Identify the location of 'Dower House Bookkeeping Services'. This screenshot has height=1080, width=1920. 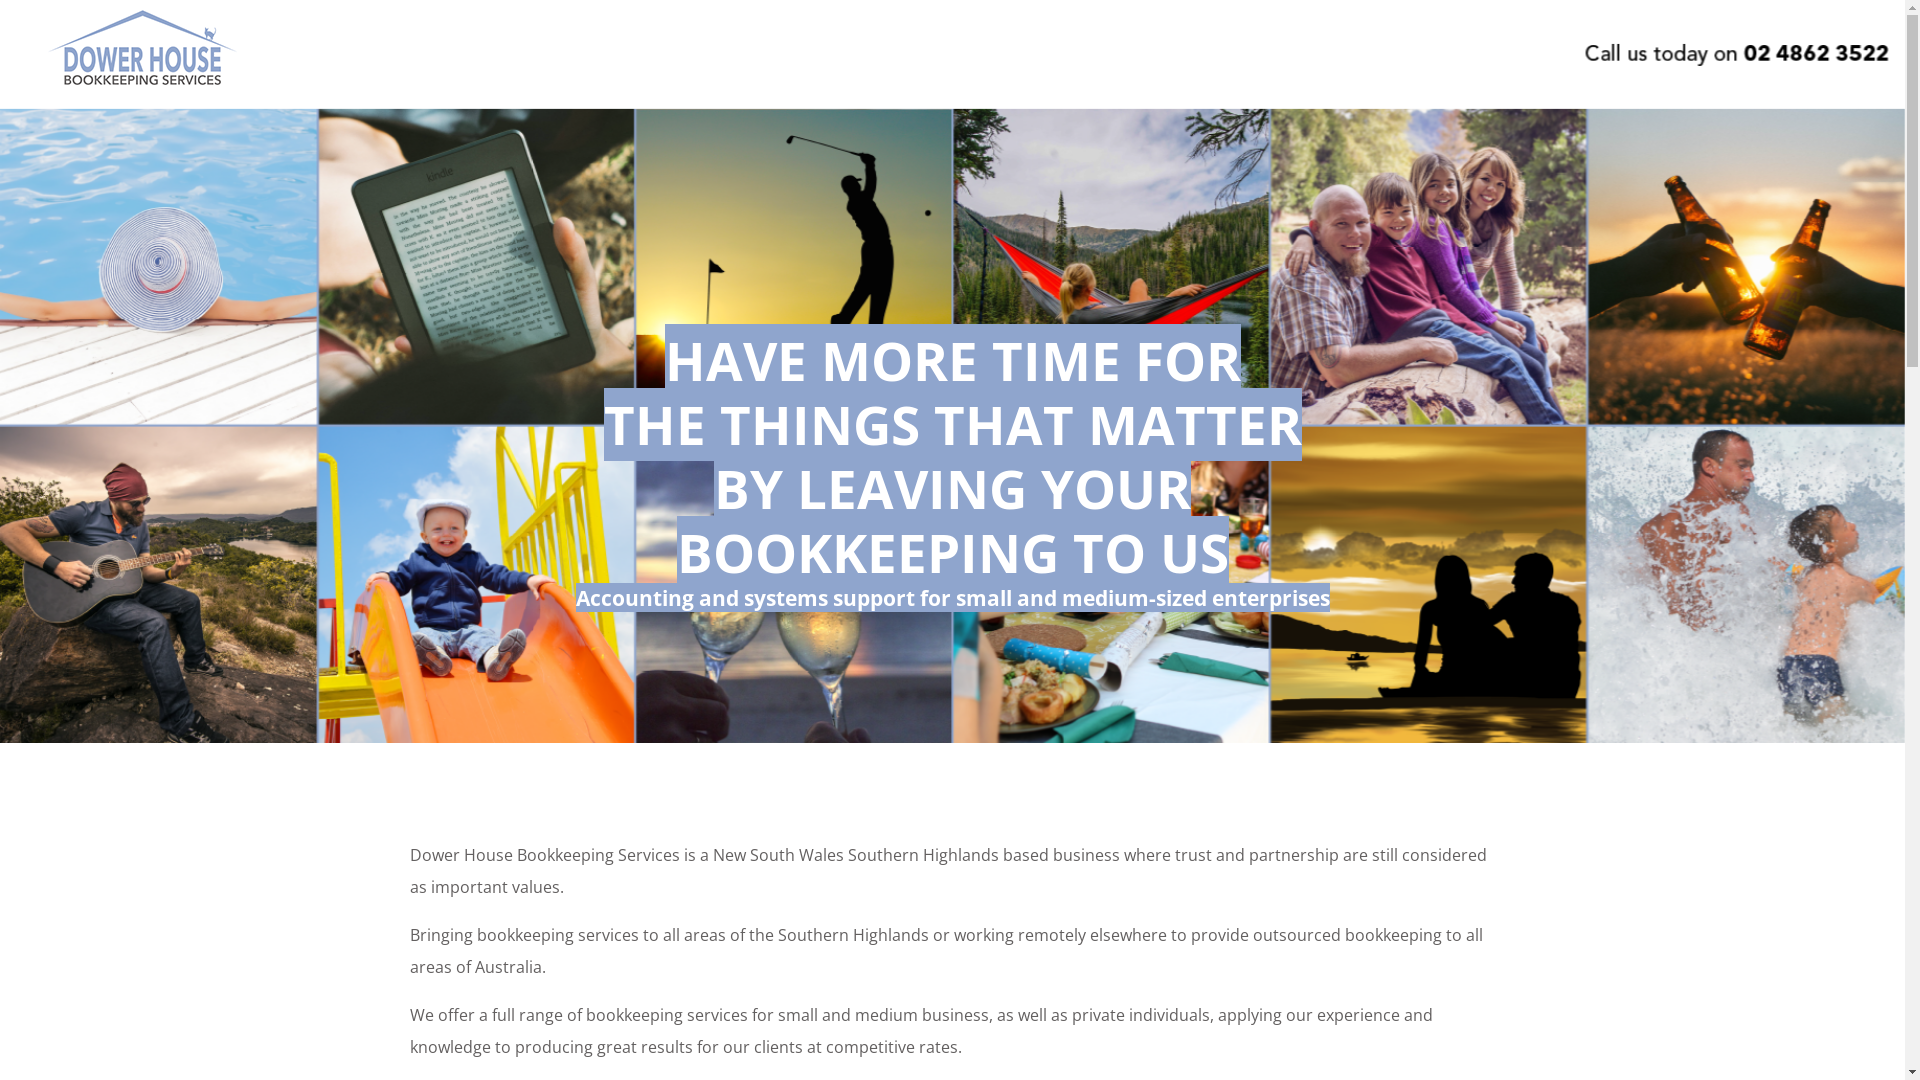
(48, 87).